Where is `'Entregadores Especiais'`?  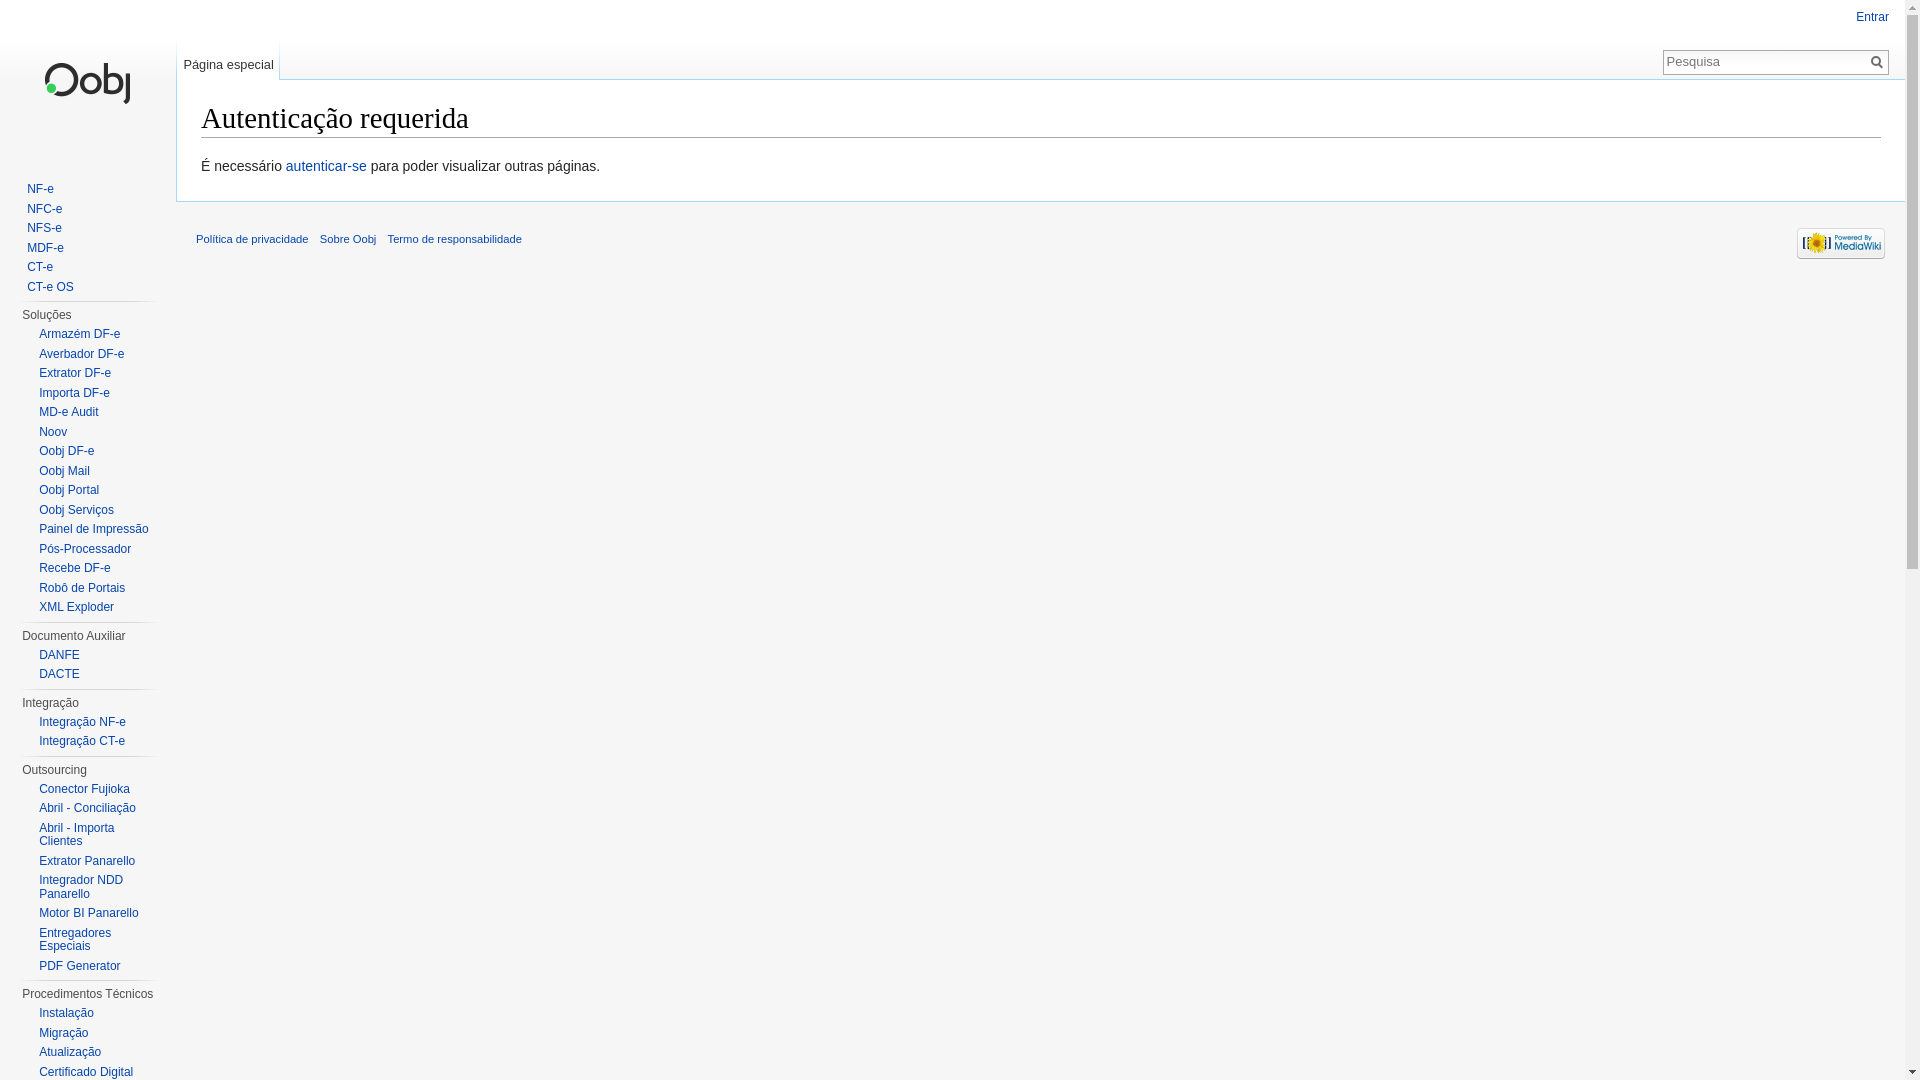 'Entregadores Especiais' is located at coordinates (75, 940).